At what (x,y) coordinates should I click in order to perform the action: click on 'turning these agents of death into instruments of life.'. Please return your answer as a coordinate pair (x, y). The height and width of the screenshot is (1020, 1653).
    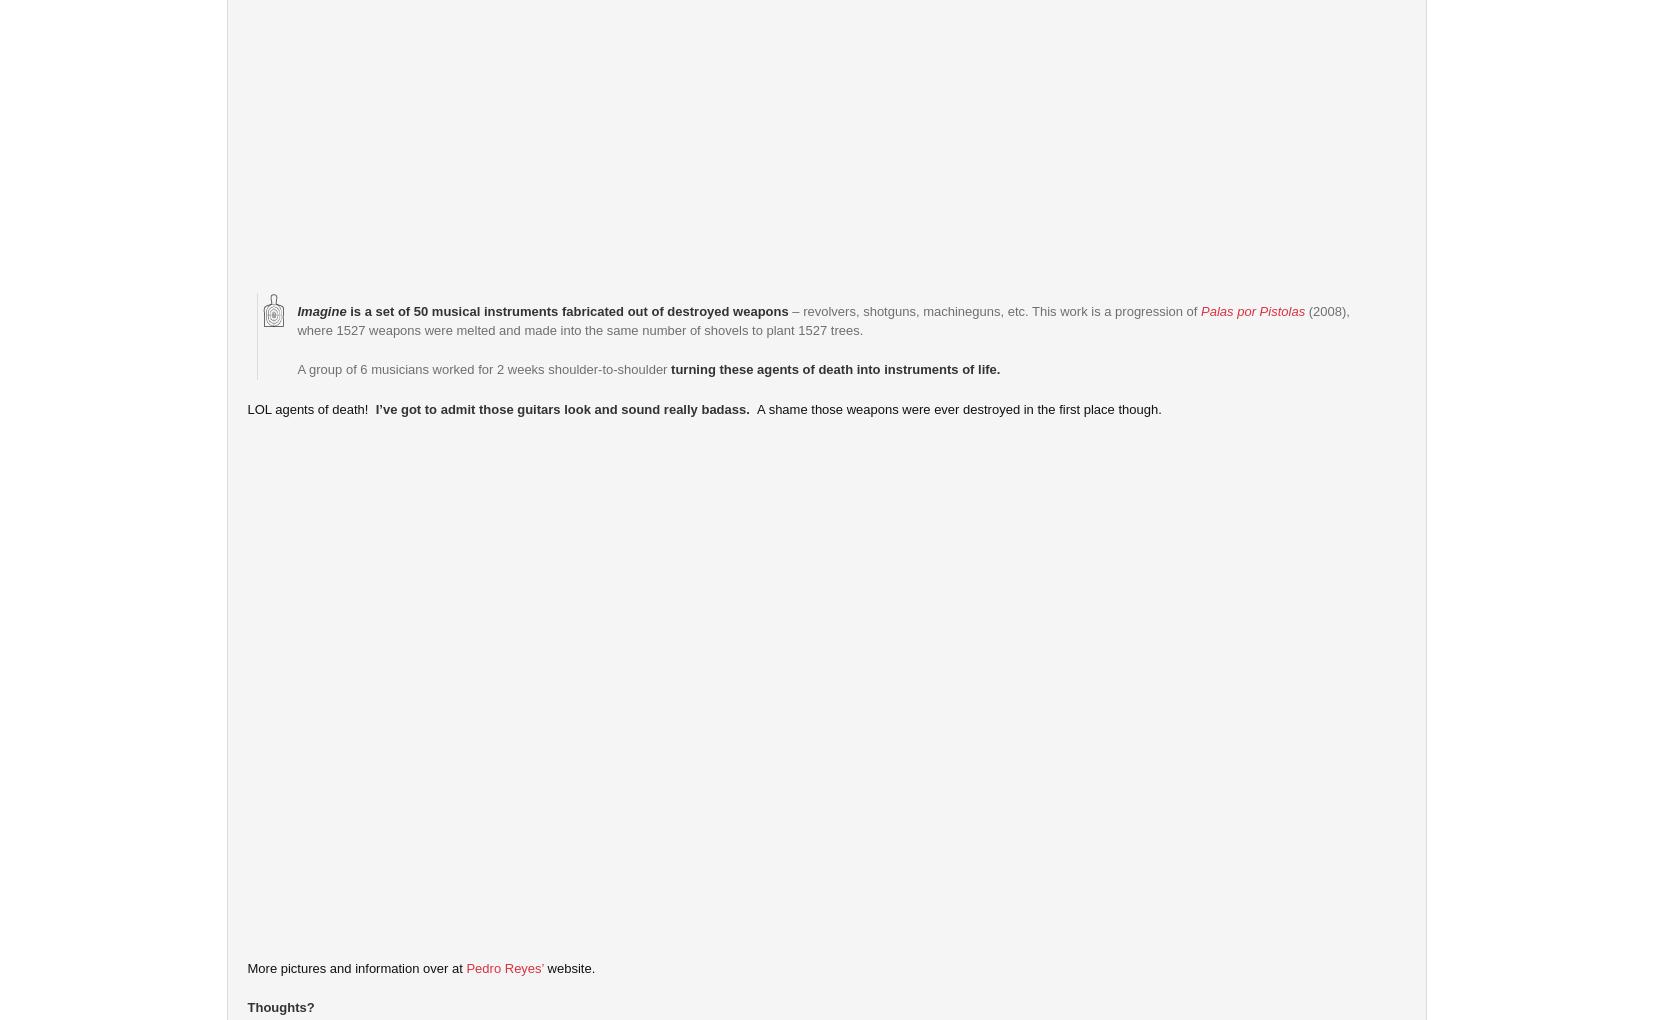
    Looking at the image, I should click on (835, 368).